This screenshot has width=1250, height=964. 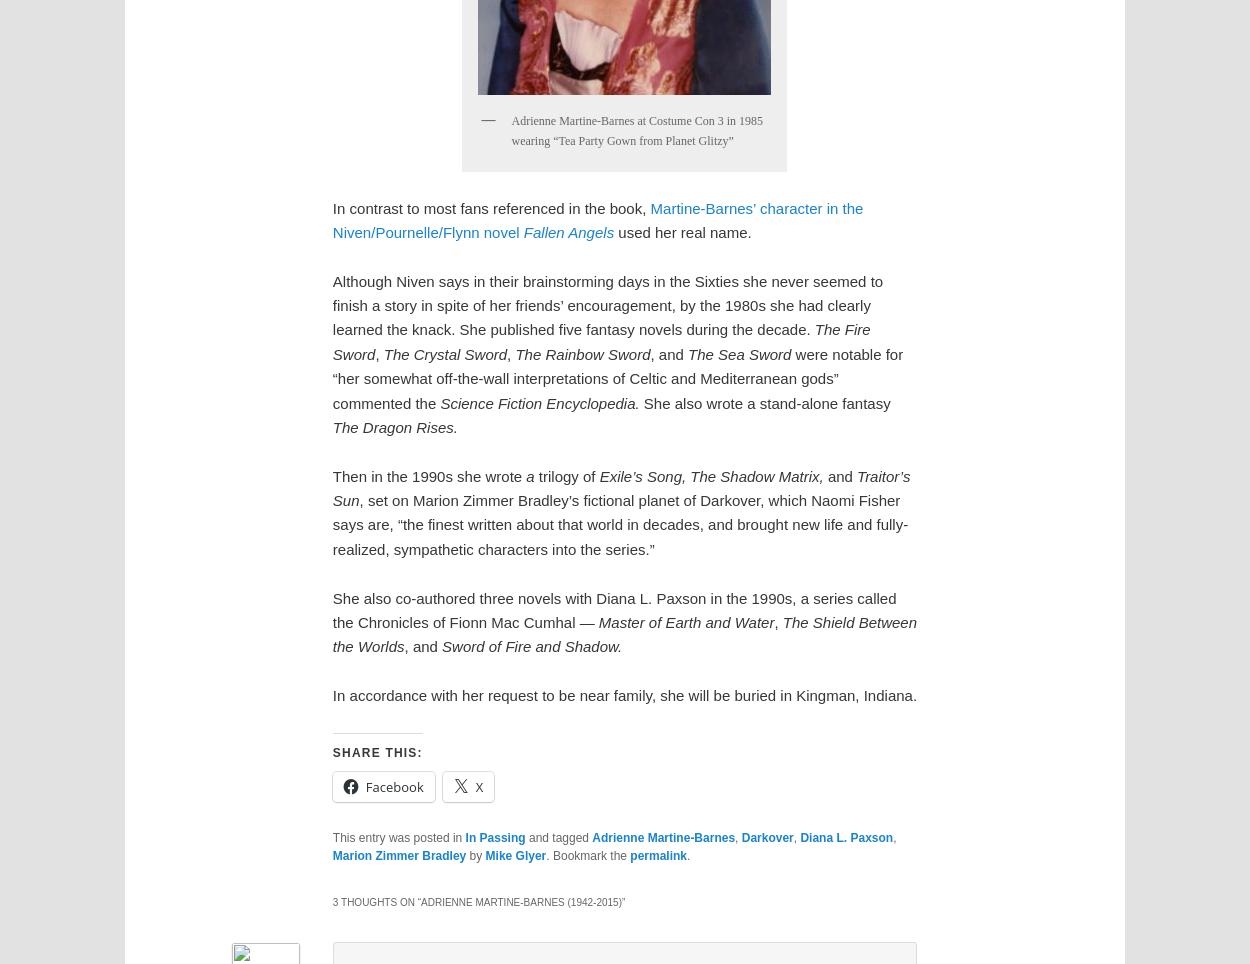 I want to click on 'a', so click(x=528, y=475).